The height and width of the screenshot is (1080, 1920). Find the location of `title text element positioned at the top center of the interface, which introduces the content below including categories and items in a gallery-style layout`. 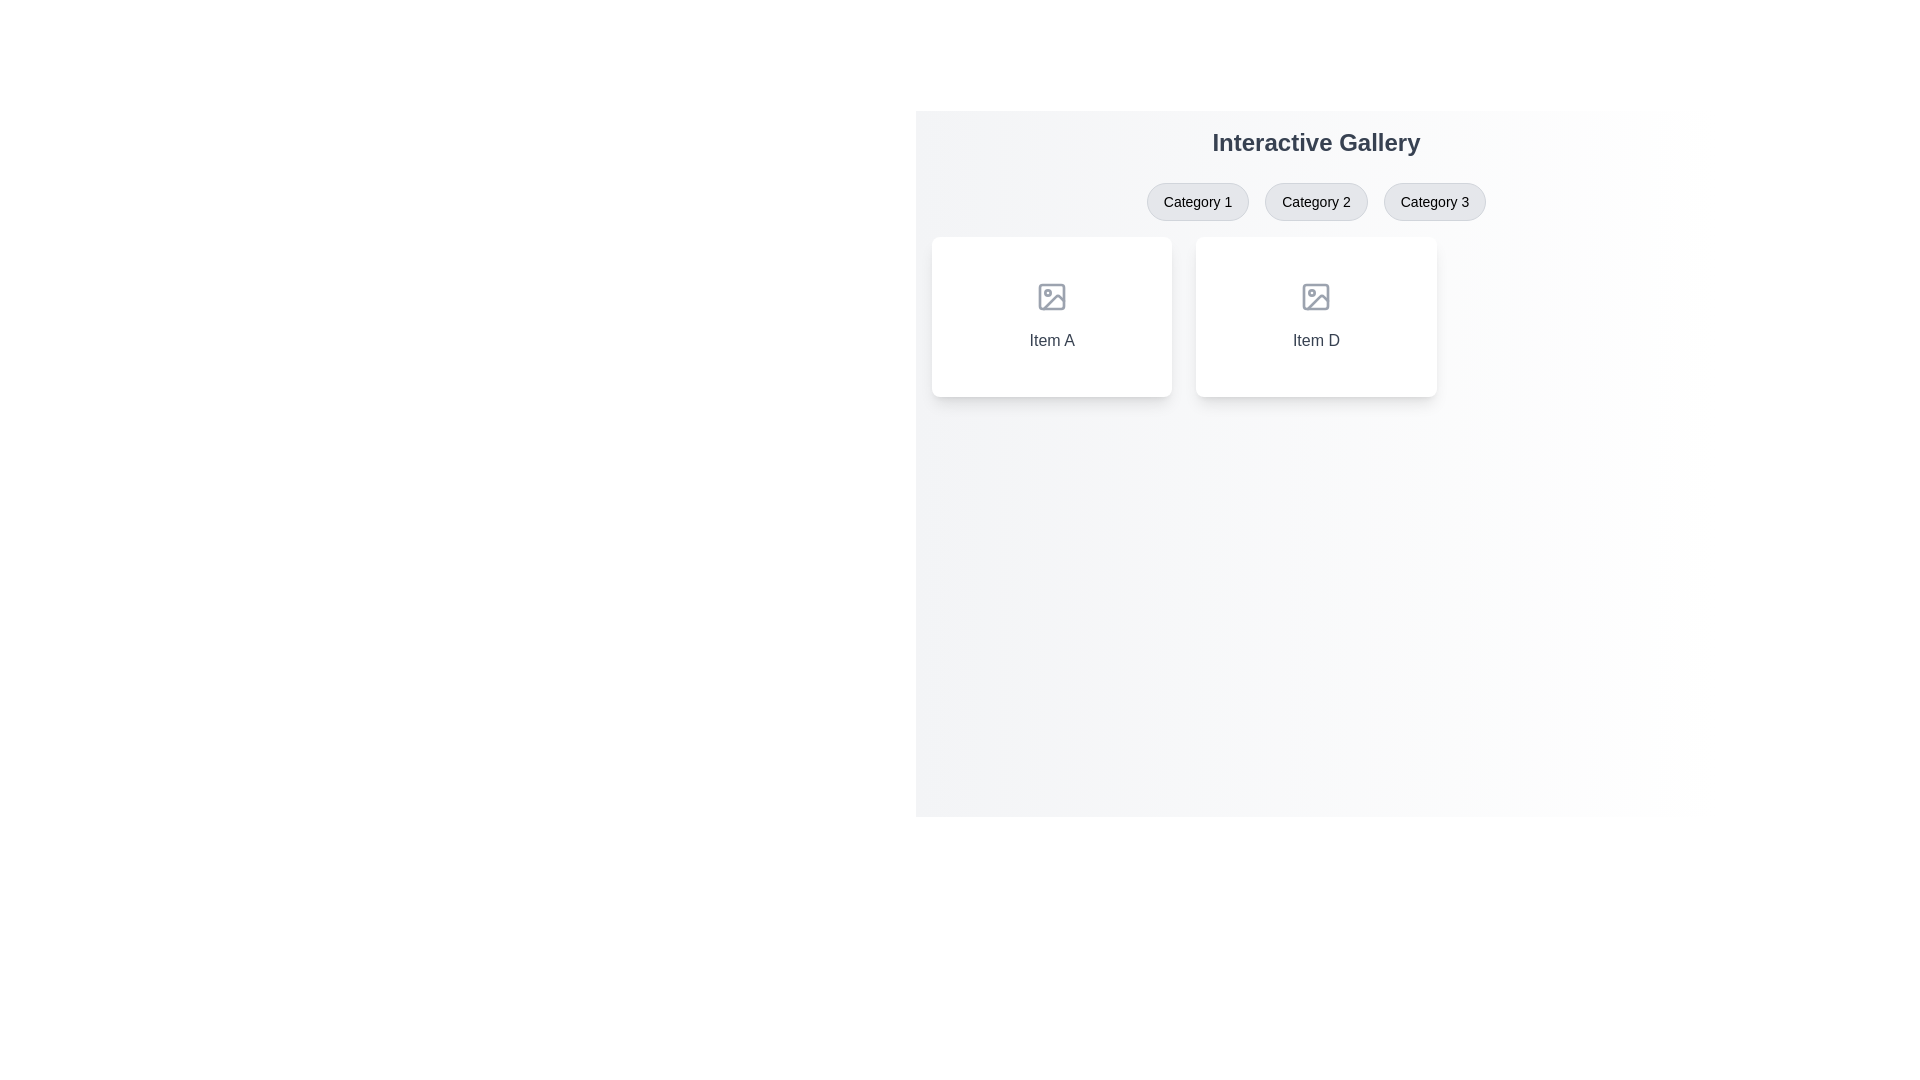

title text element positioned at the top center of the interface, which introduces the content below including categories and items in a gallery-style layout is located at coordinates (1316, 141).